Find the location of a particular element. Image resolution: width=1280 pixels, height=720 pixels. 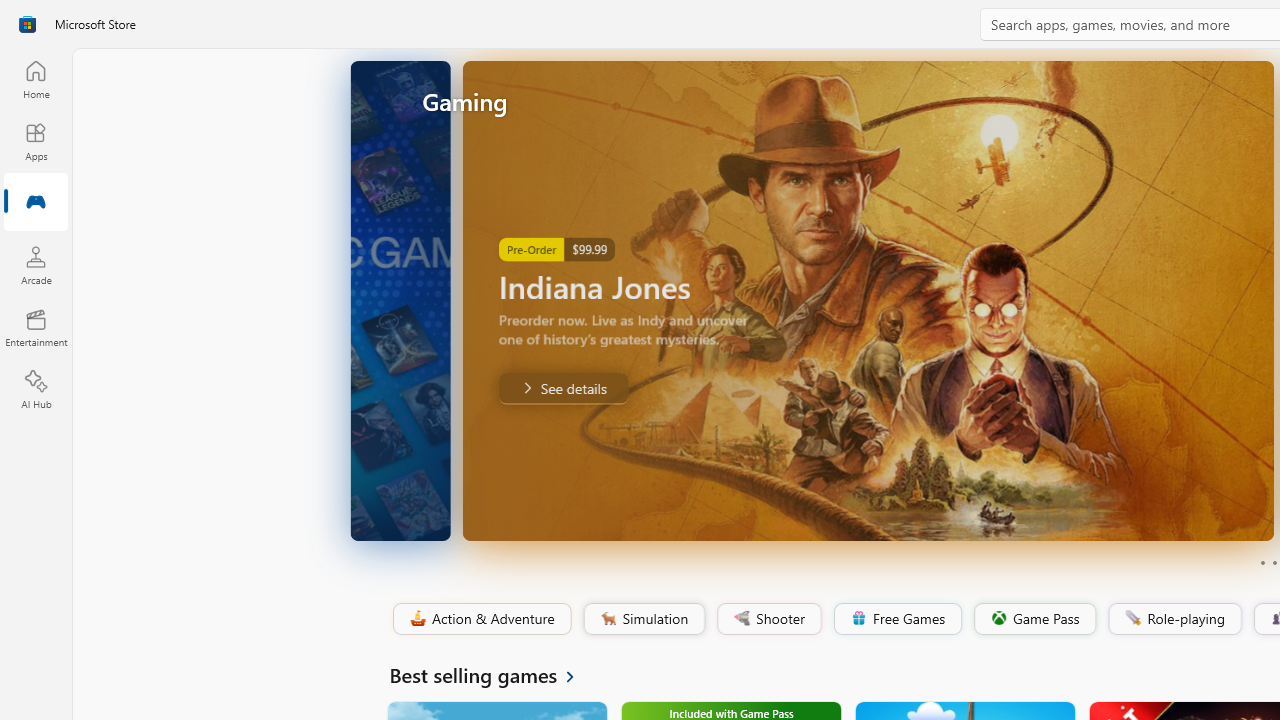

'Arcade' is located at coordinates (35, 264).